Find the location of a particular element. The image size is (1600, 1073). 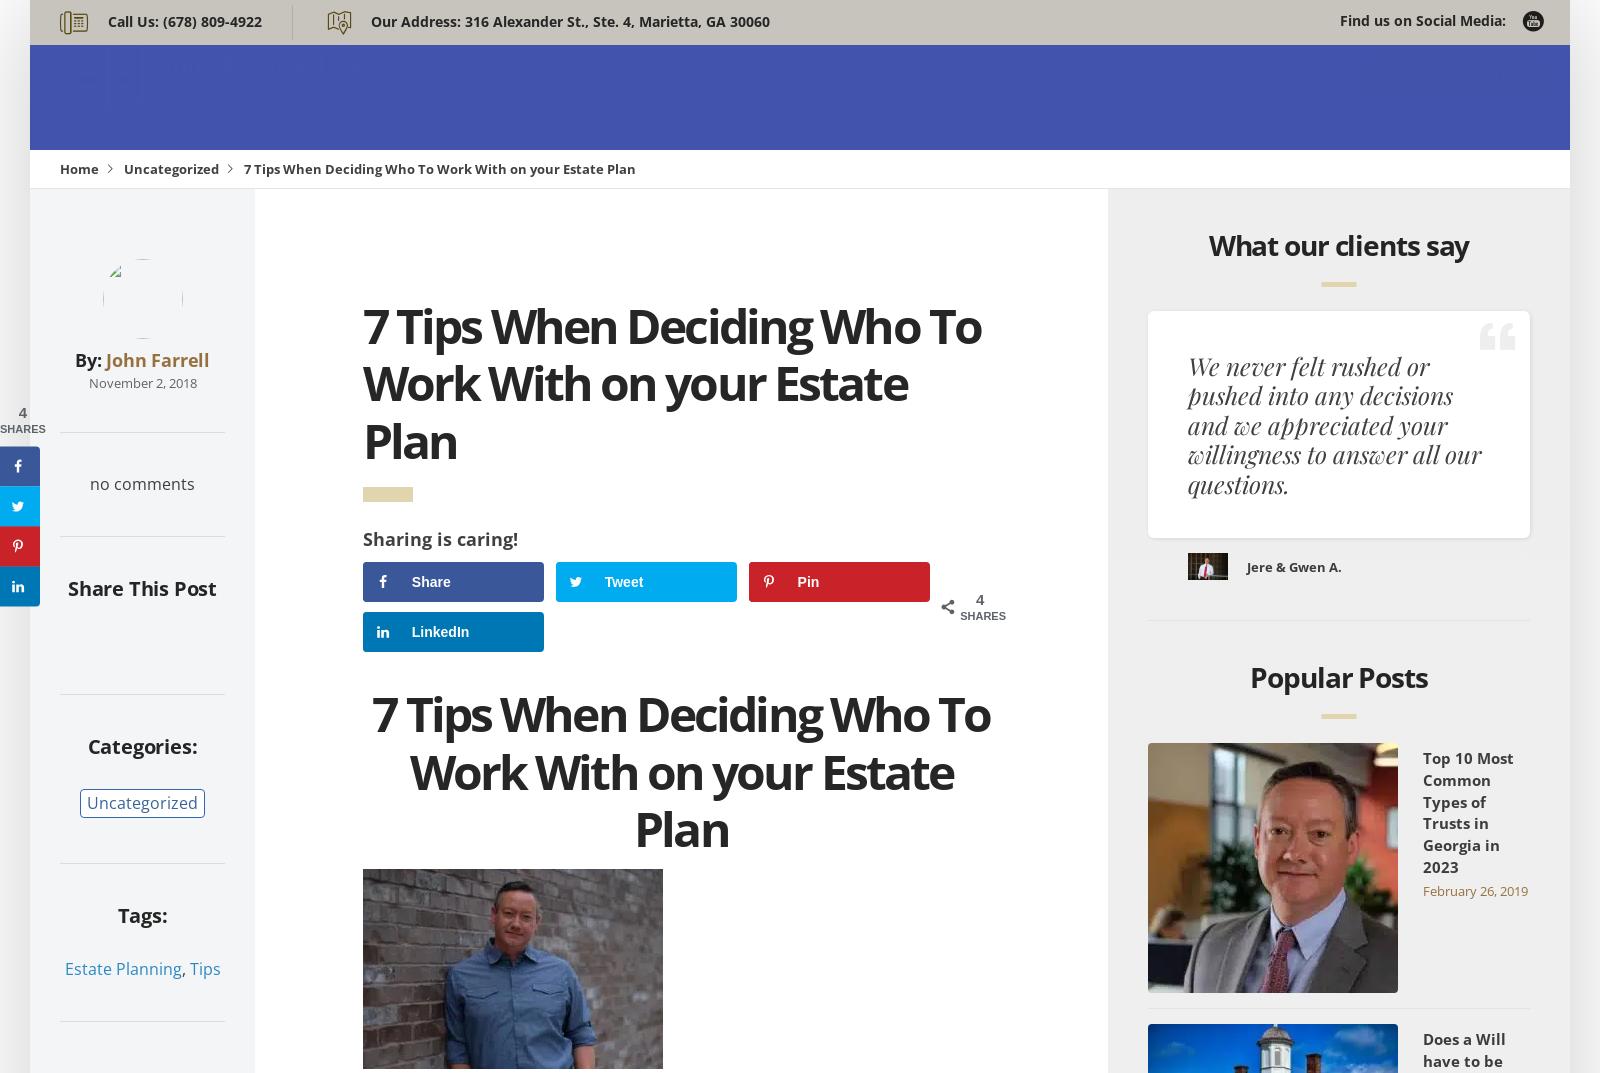

',' is located at coordinates (183, 966).